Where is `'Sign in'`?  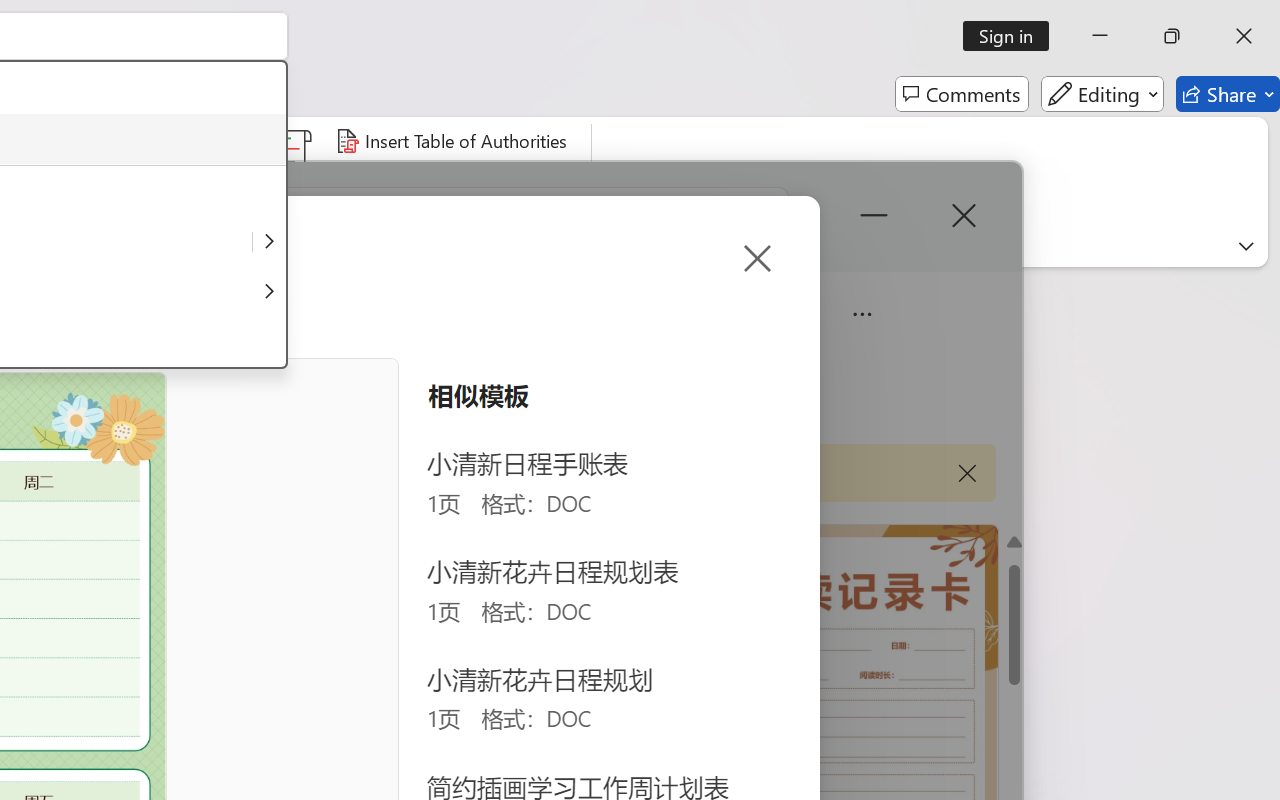 'Sign in' is located at coordinates (1013, 35).